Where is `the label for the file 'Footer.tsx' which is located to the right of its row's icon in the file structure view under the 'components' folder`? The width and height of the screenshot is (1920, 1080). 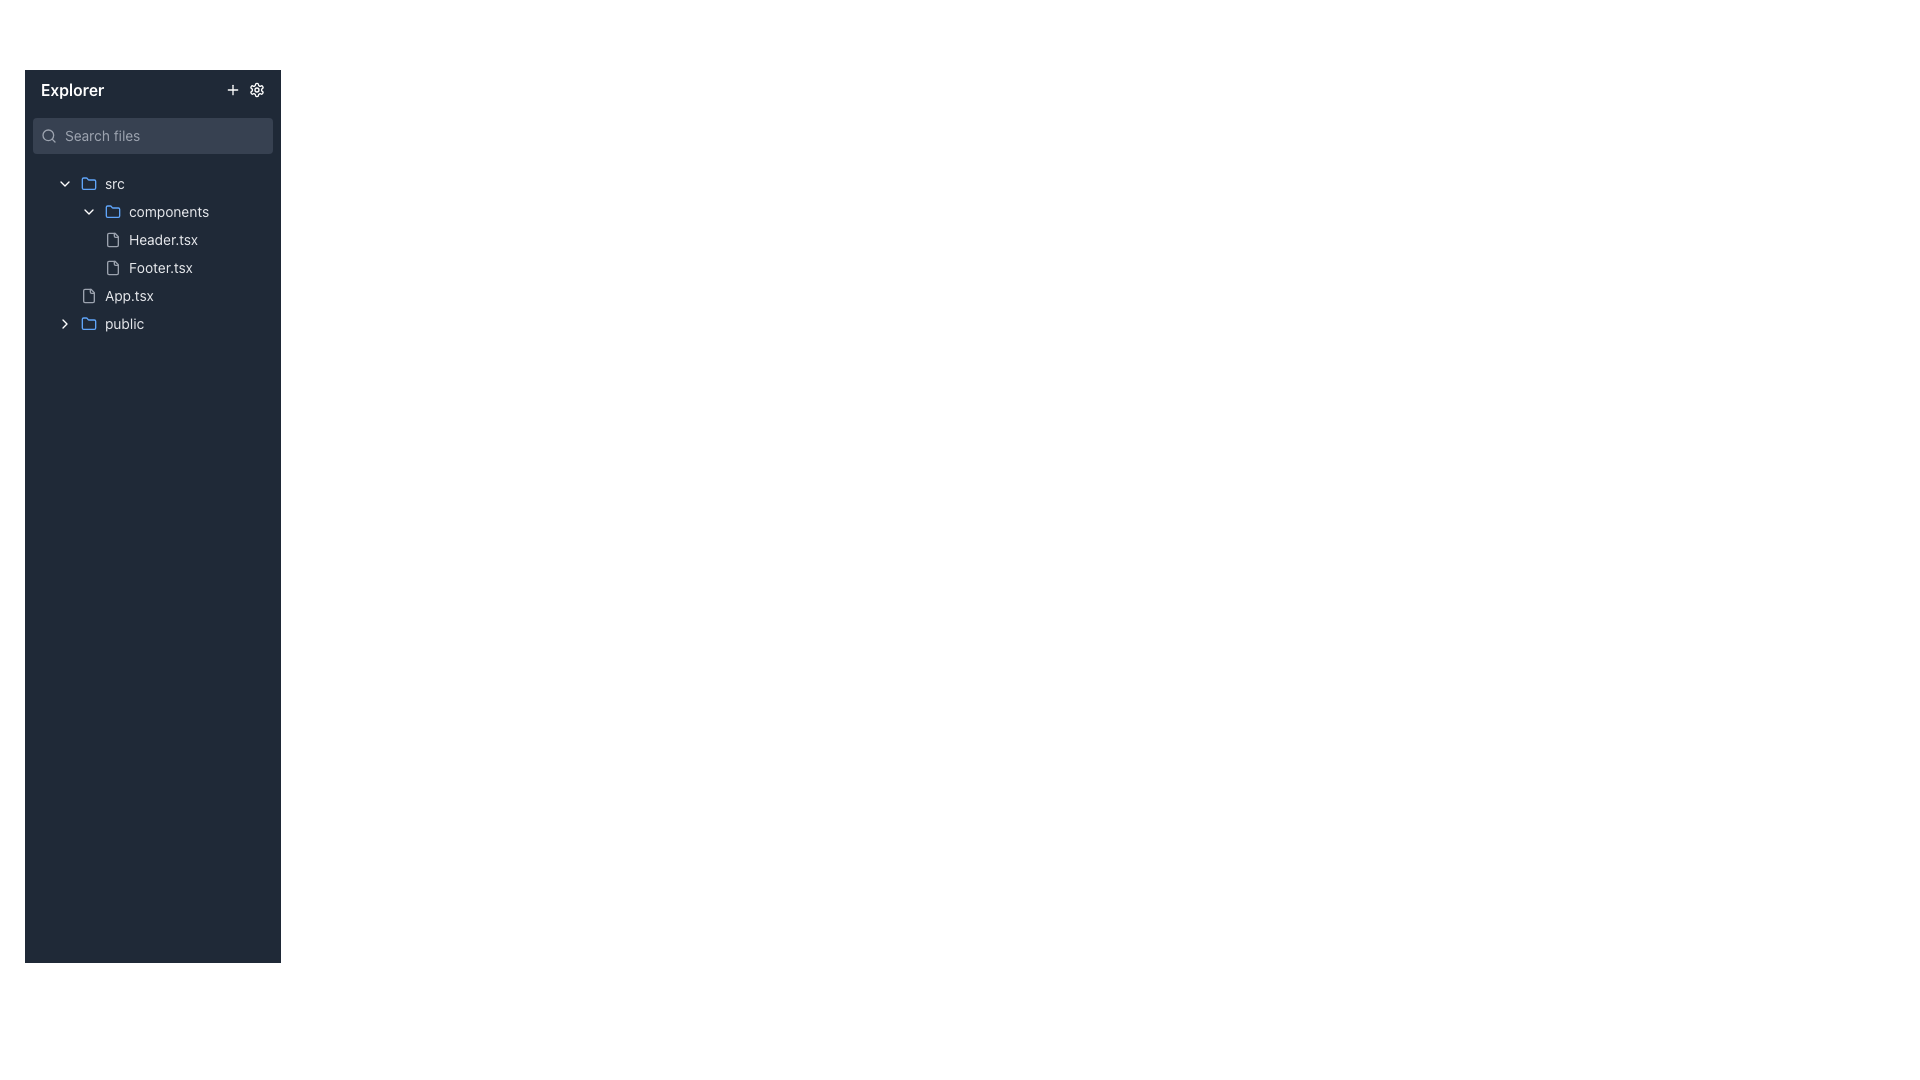
the label for the file 'Footer.tsx' which is located to the right of its row's icon in the file structure view under the 'components' folder is located at coordinates (160, 266).